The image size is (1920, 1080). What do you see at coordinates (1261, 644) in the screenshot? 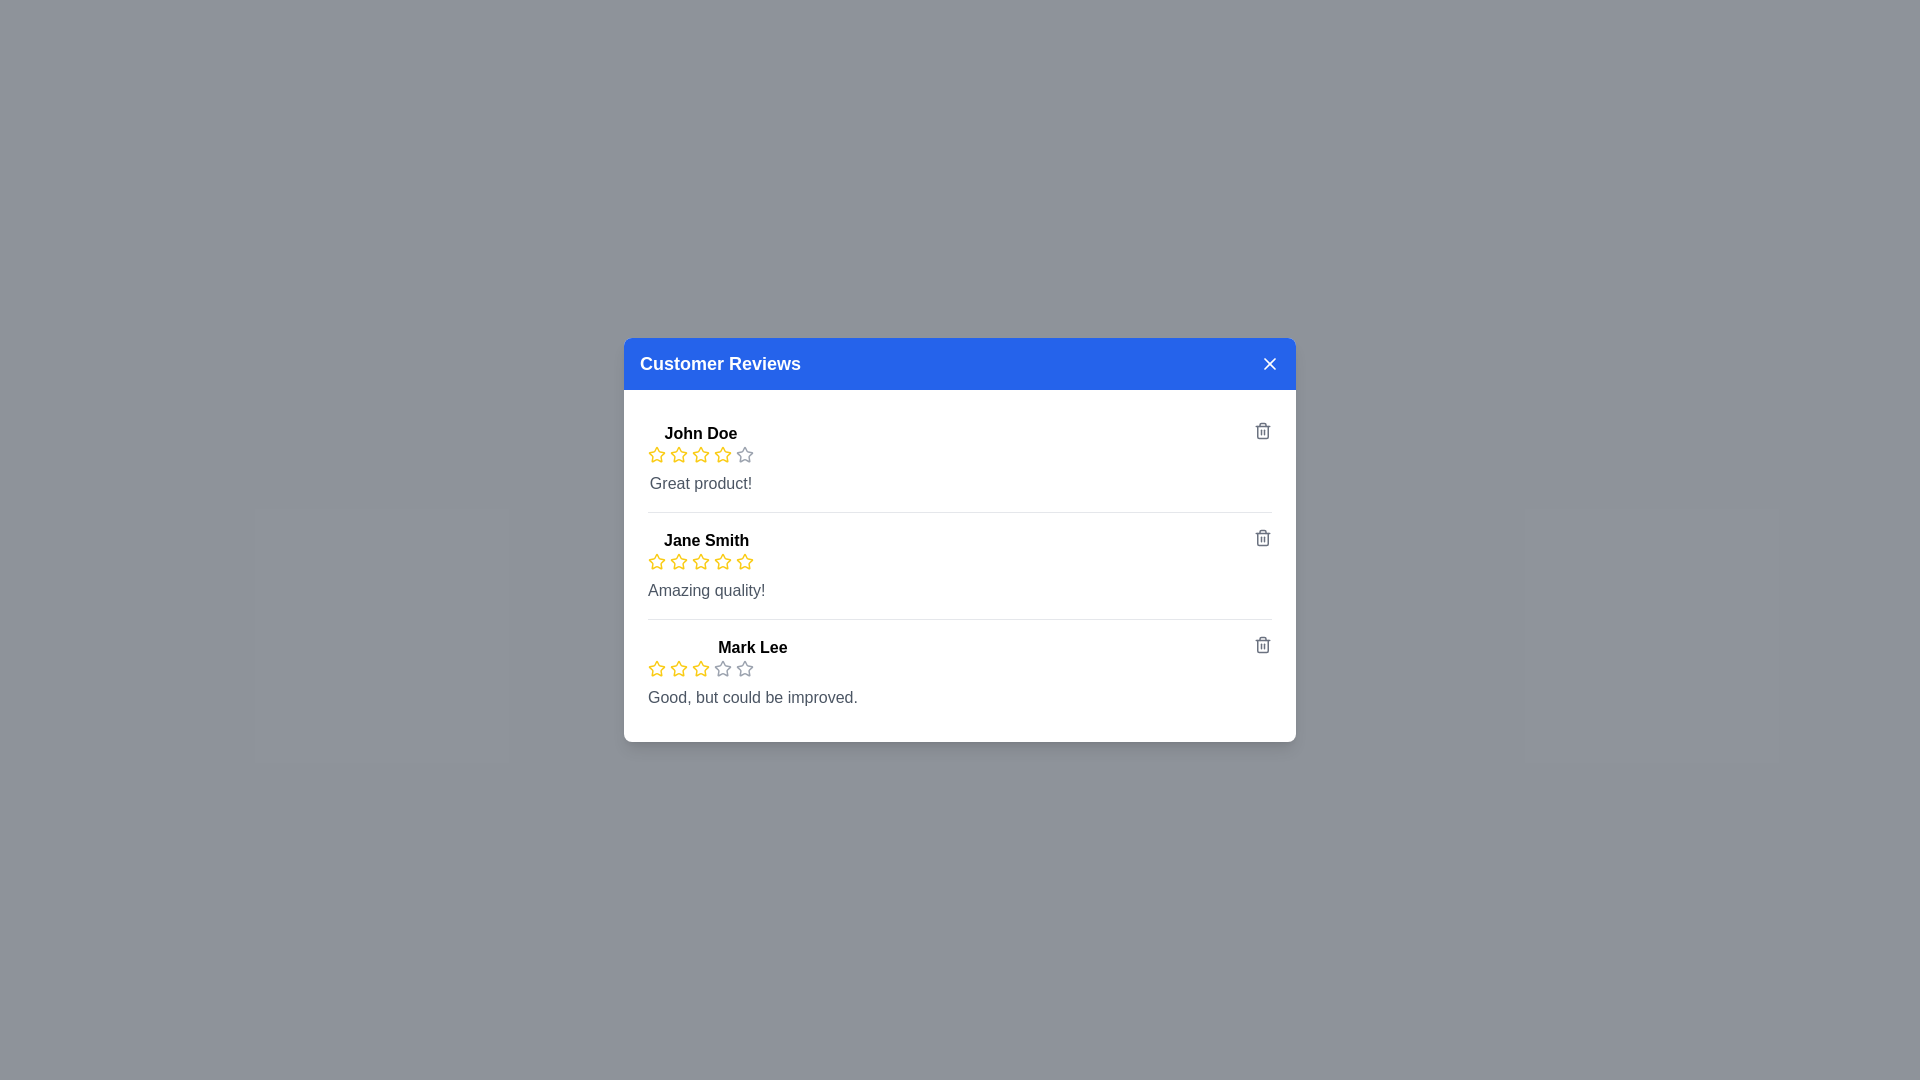
I see `the trash icon associated with the review by Mark Lee` at bounding box center [1261, 644].